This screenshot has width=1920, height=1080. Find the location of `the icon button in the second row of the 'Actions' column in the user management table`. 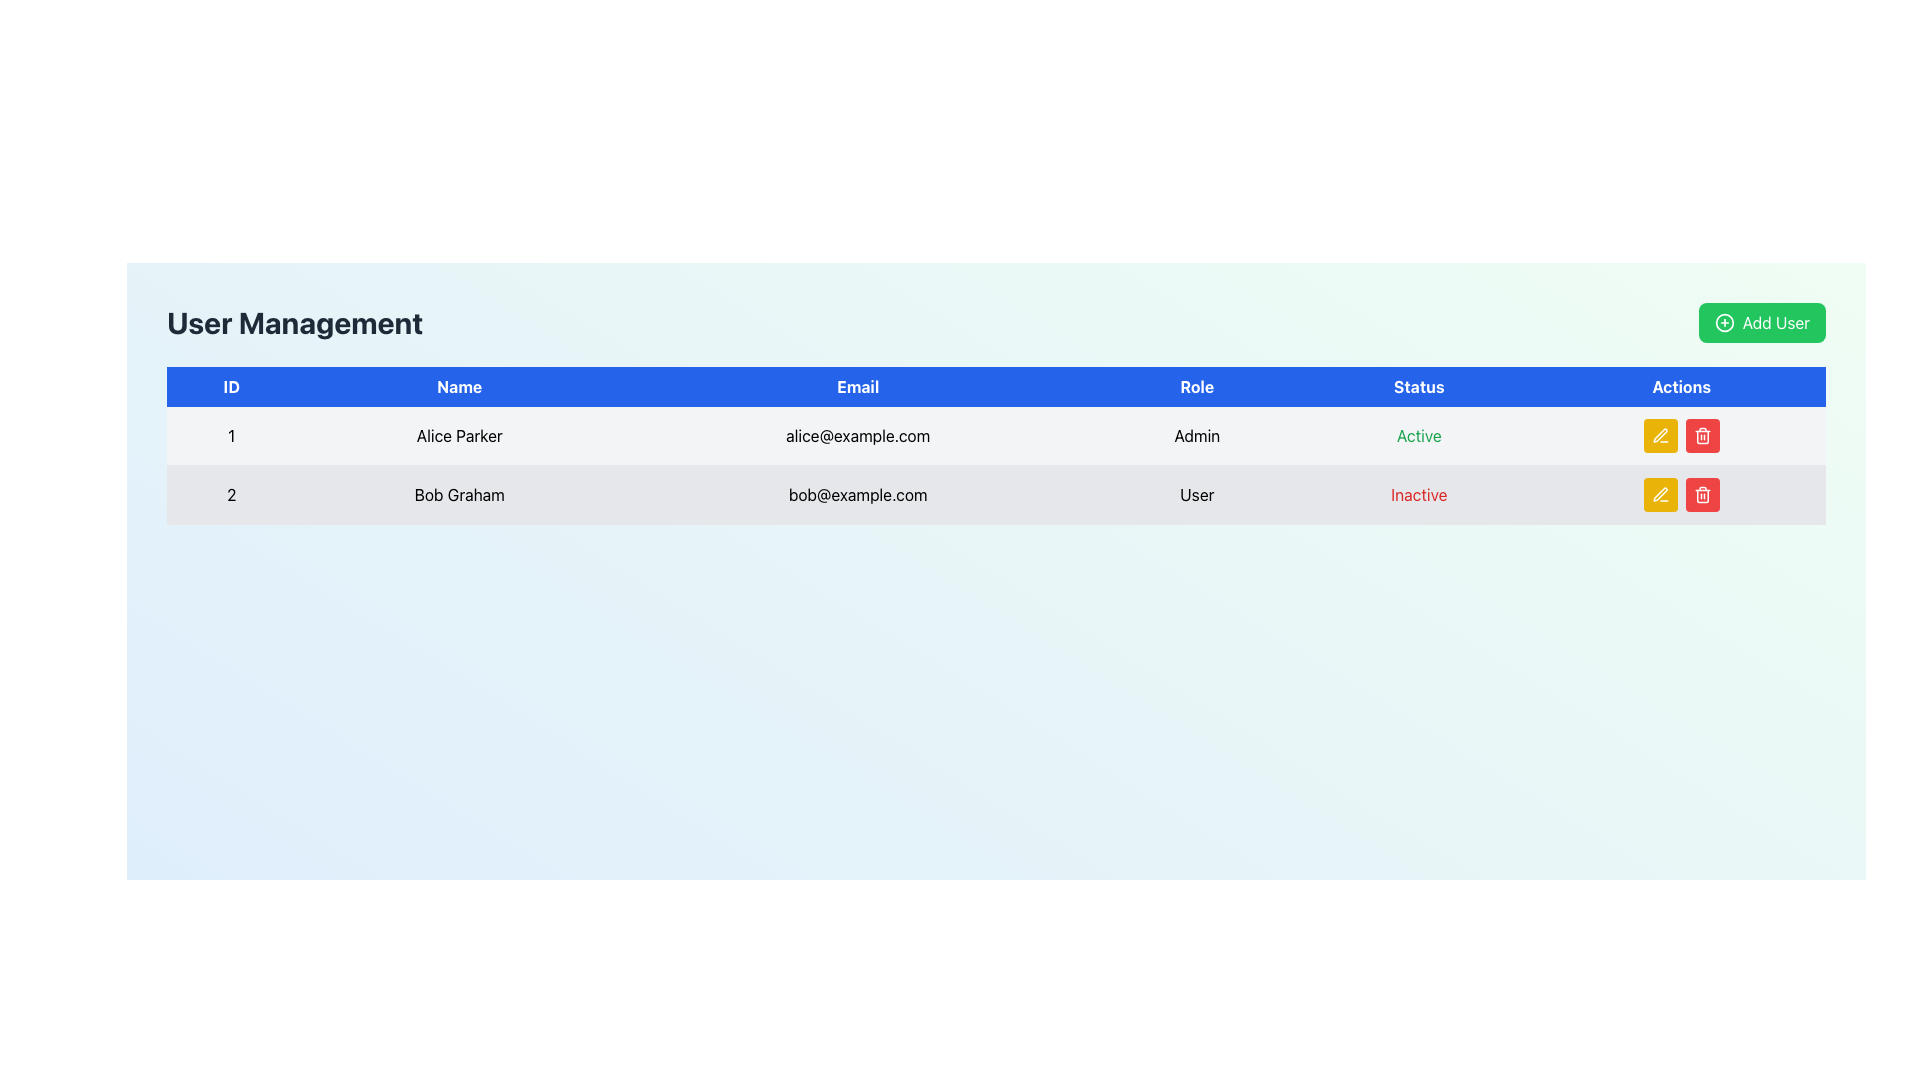

the icon button in the second row of the 'Actions' column in the user management table is located at coordinates (1660, 434).